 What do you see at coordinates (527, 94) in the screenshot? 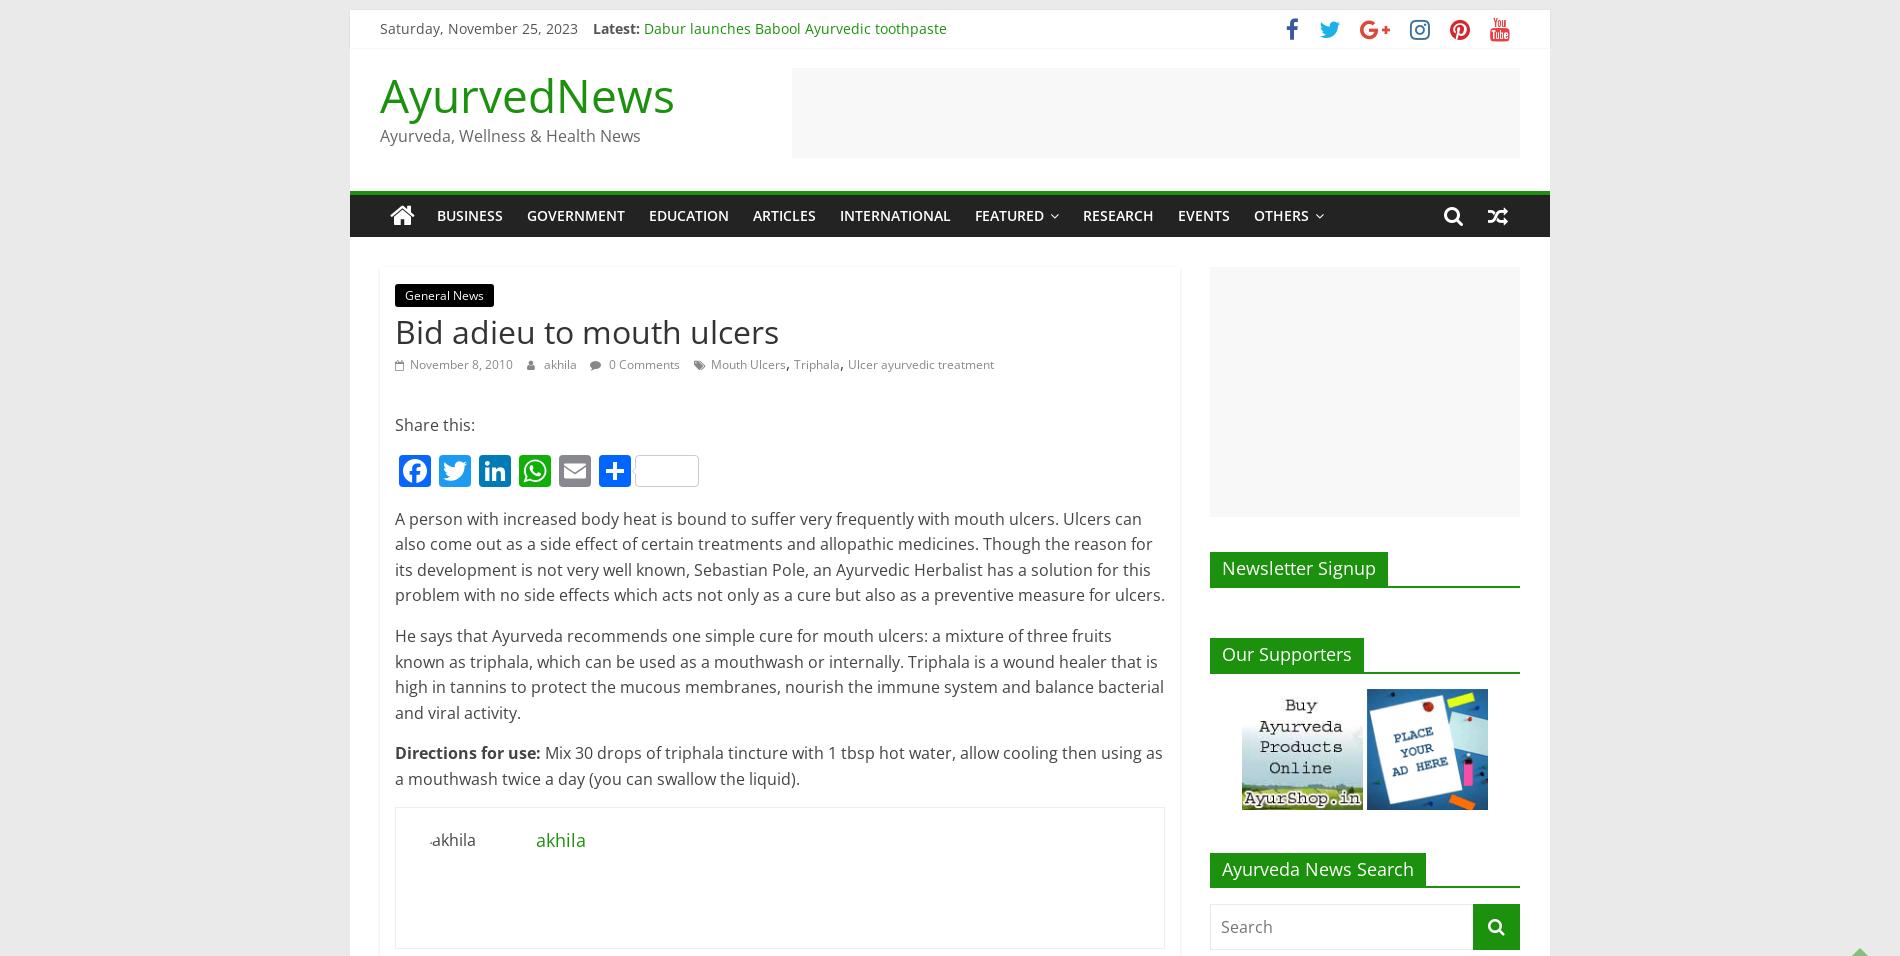
I see `'AyurvedNews'` at bounding box center [527, 94].